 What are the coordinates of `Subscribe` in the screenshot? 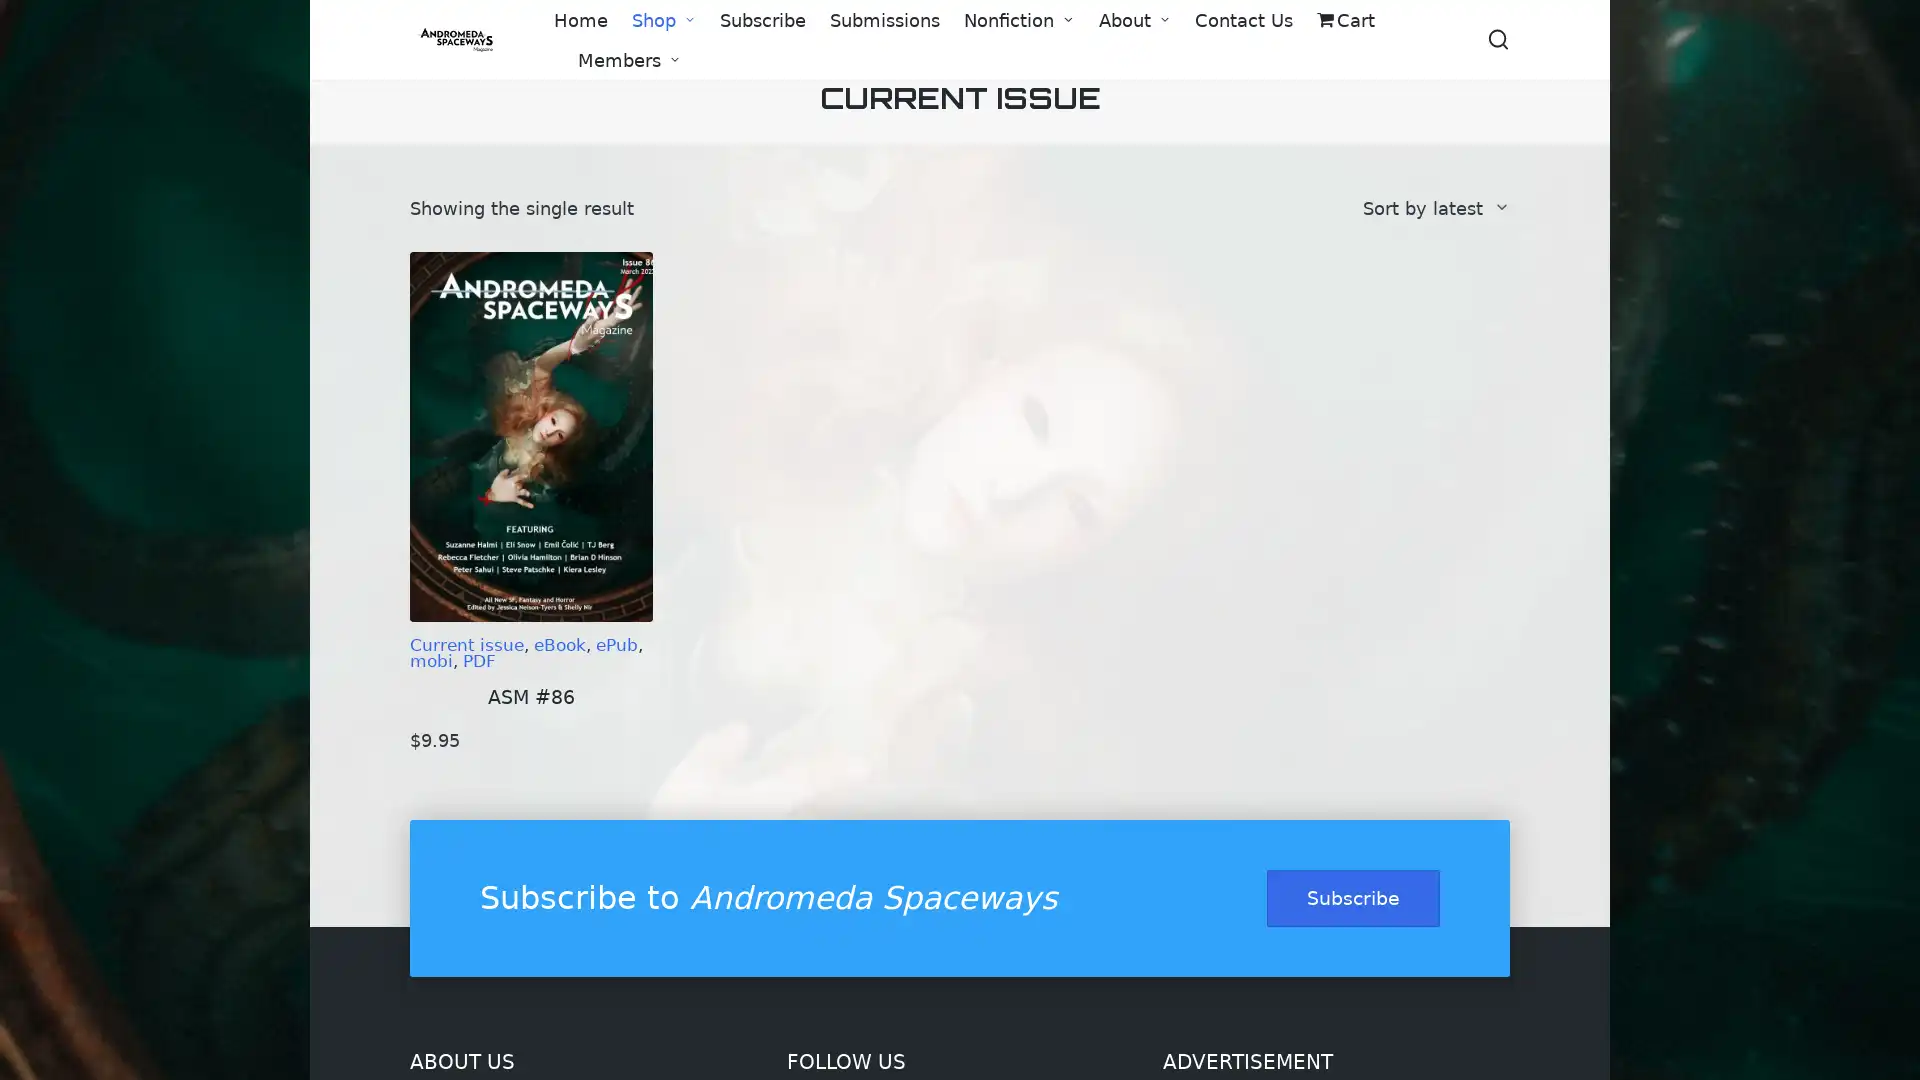 It's located at (1353, 897).